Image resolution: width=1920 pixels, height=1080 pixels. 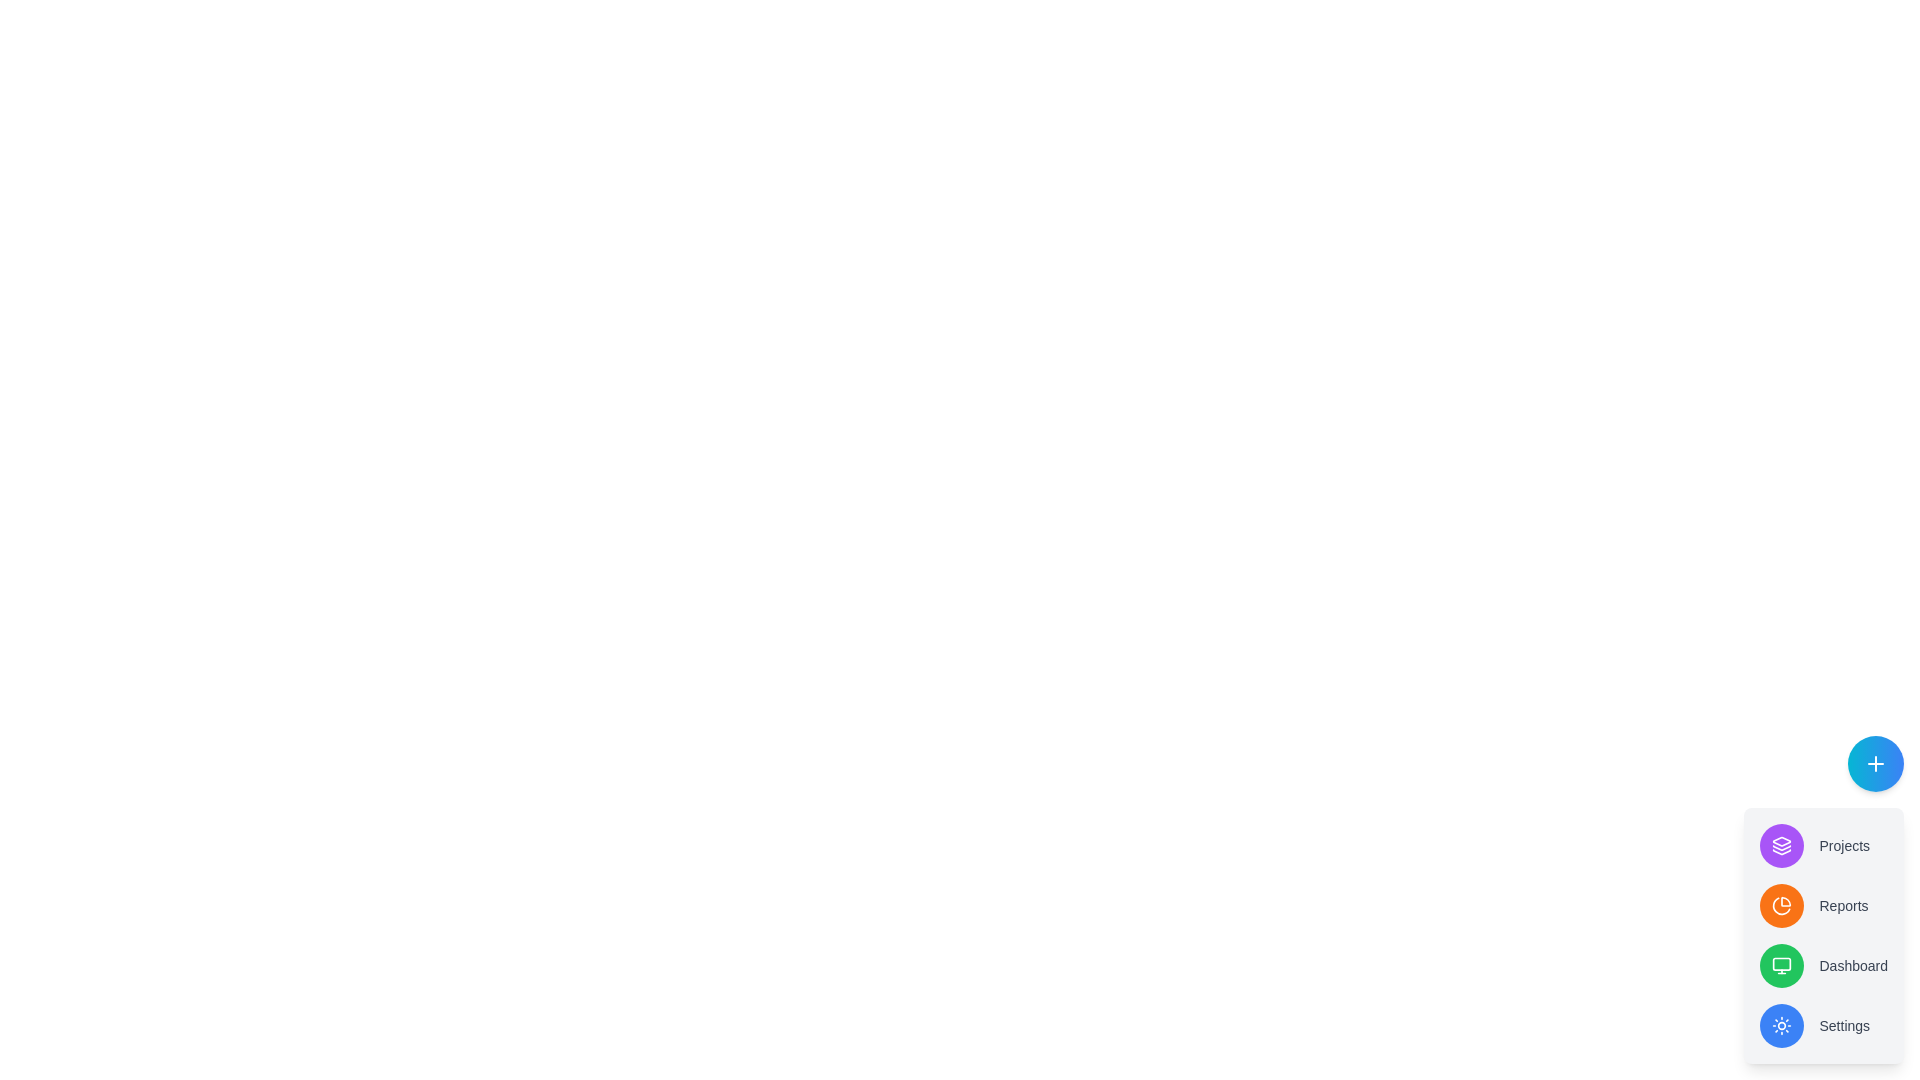 I want to click on the 'Dashboard' text label located in the third position of a vertical list within the sidebar, styled with a small font size and medium weight in gray color, so click(x=1852, y=964).